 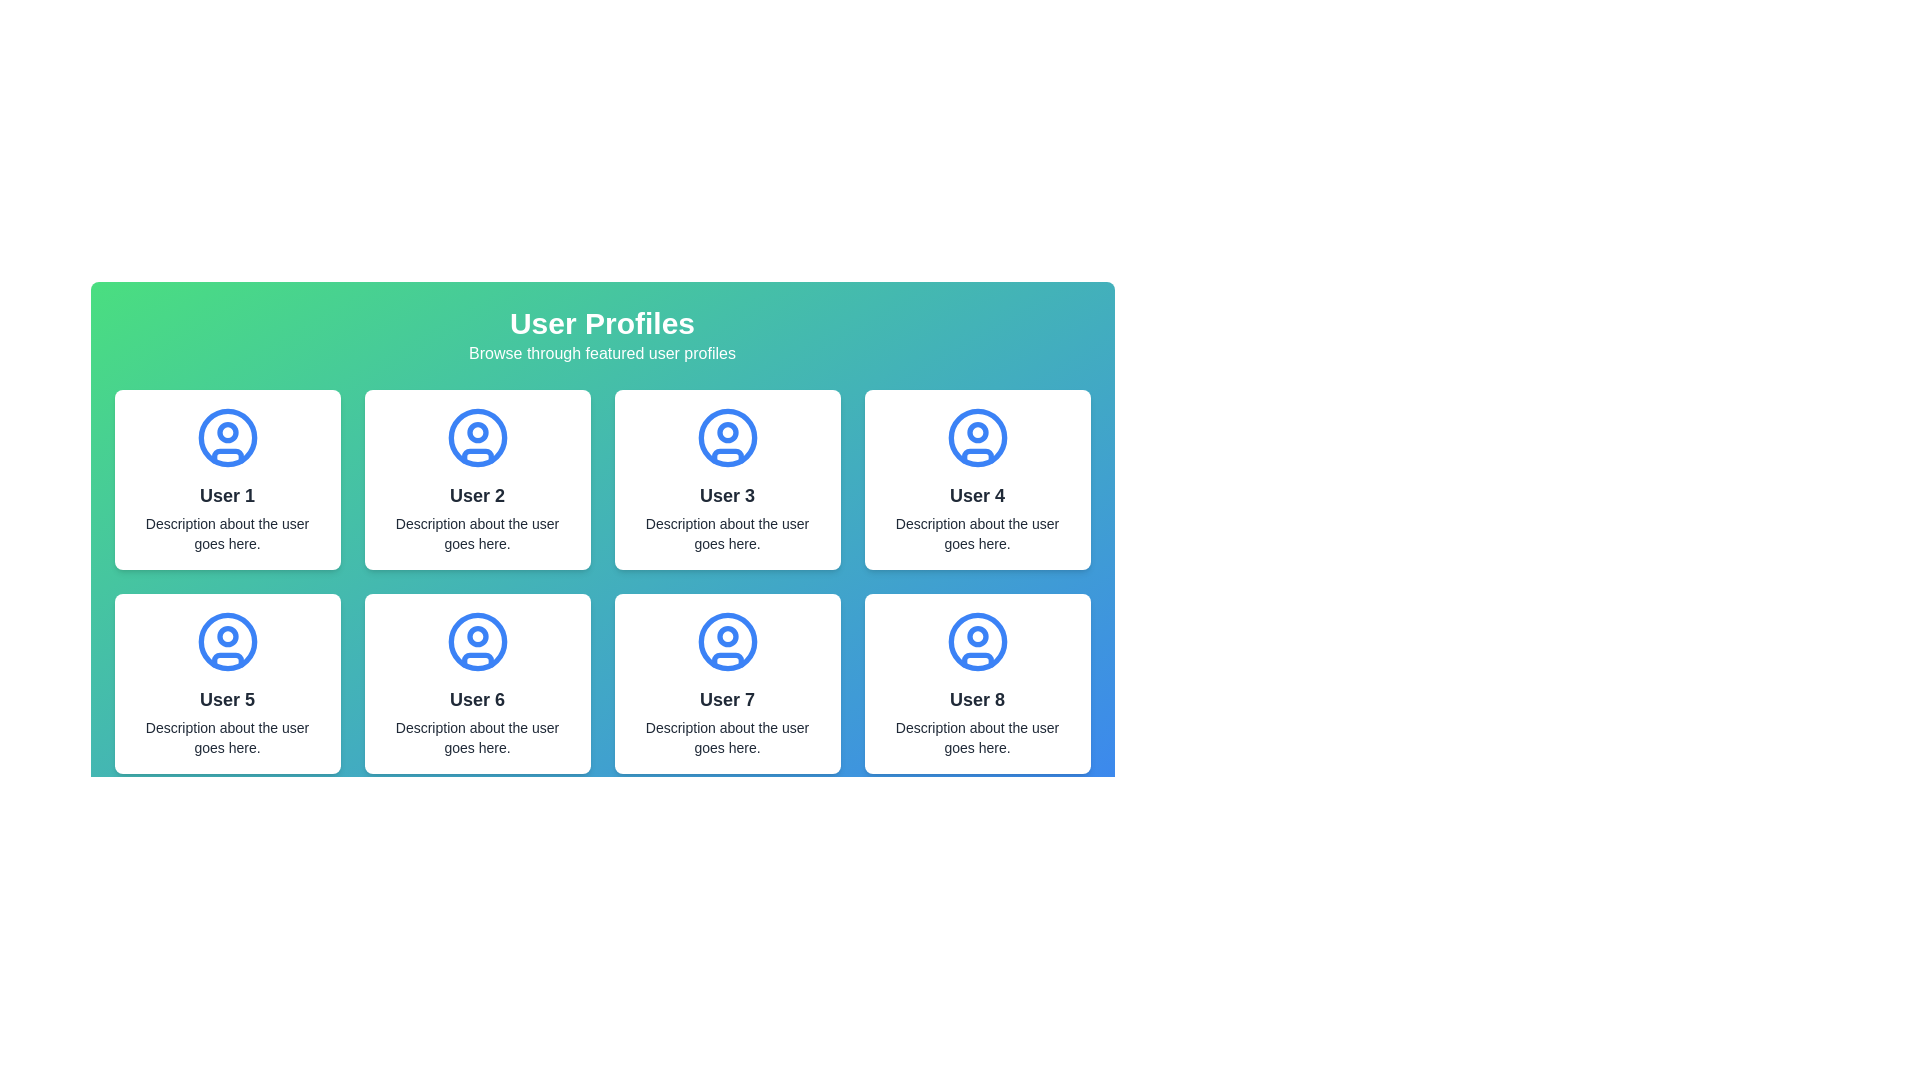 I want to click on text label providing additional information about User 8, located below the 'User 8' title text in the card, so click(x=977, y=737).